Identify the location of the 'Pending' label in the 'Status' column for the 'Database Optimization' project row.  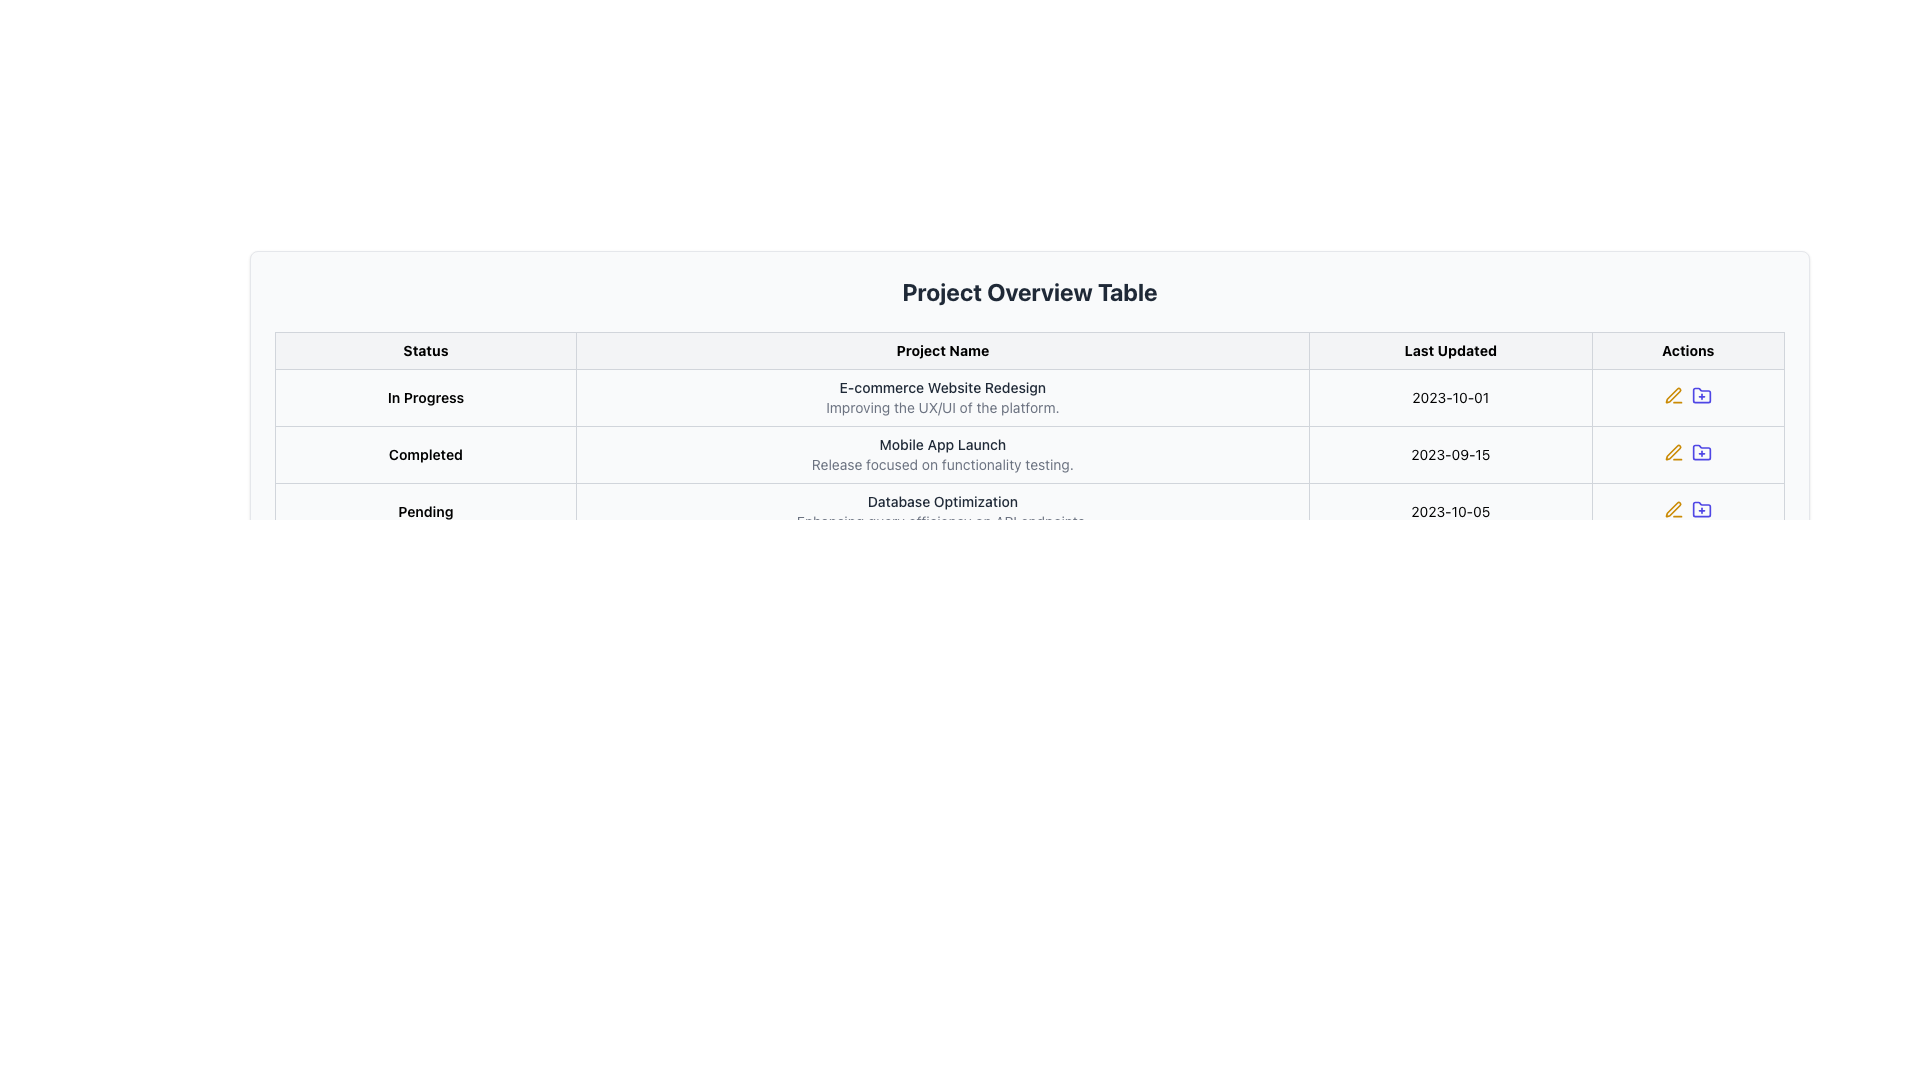
(424, 511).